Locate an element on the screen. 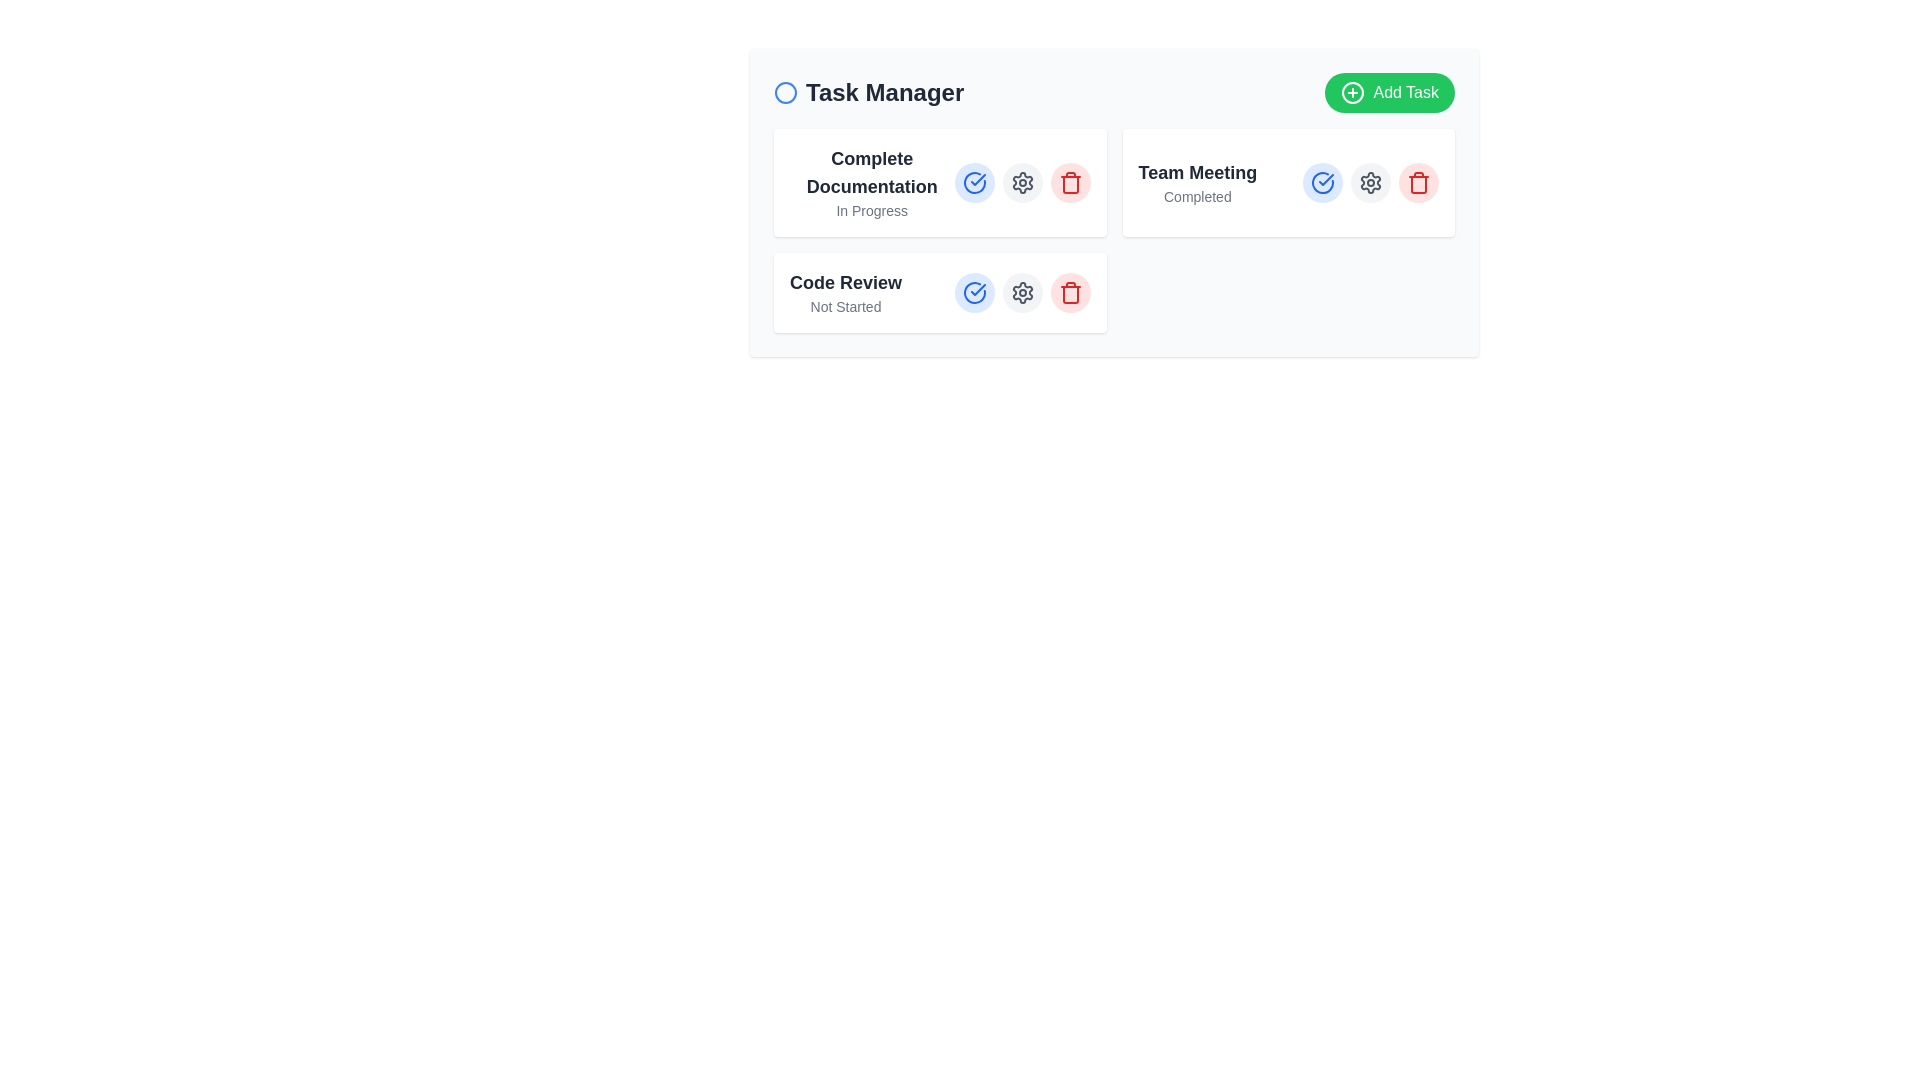 The image size is (1920, 1080). the circular icon with a checkmark inside, styled with a blue outline and white interior, located under the 'Complete Documentation' task in the left column of the task cards is located at coordinates (974, 182).